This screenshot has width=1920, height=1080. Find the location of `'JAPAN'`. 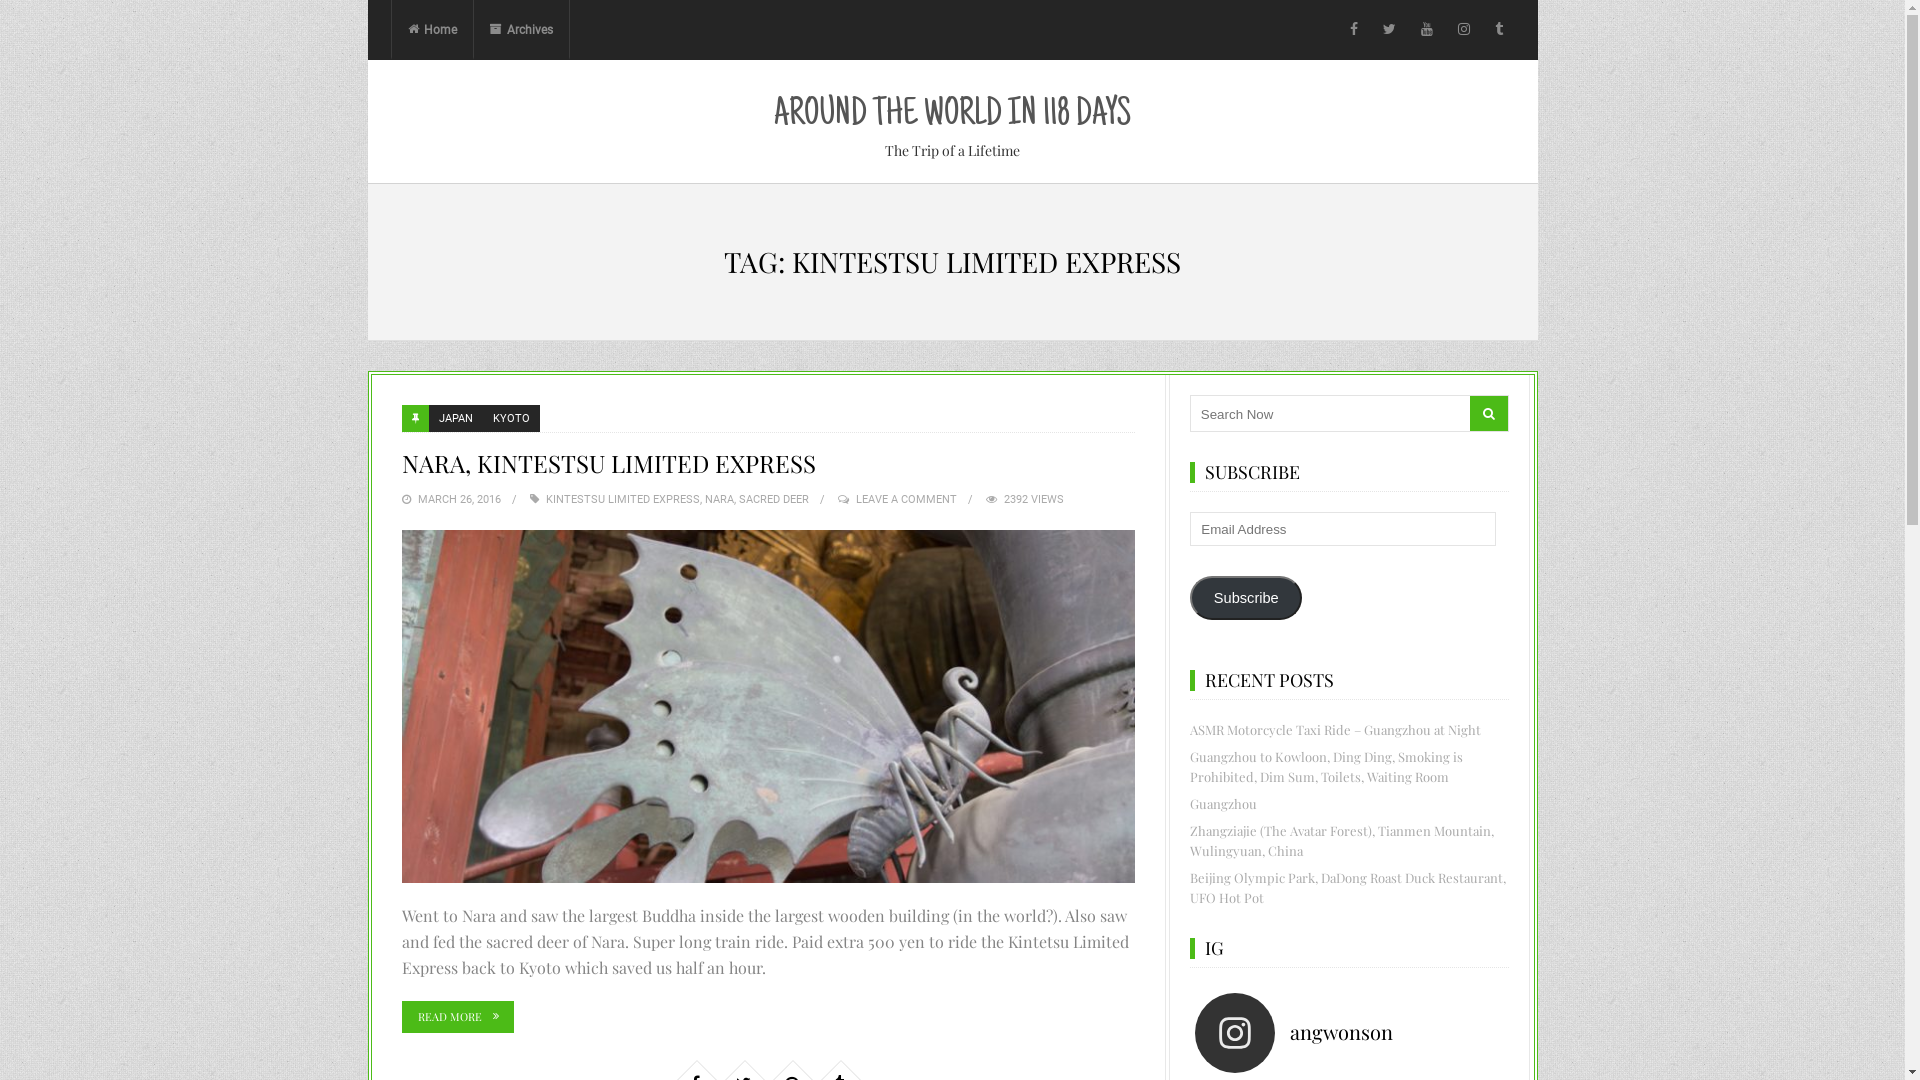

'JAPAN' is located at coordinates (454, 417).